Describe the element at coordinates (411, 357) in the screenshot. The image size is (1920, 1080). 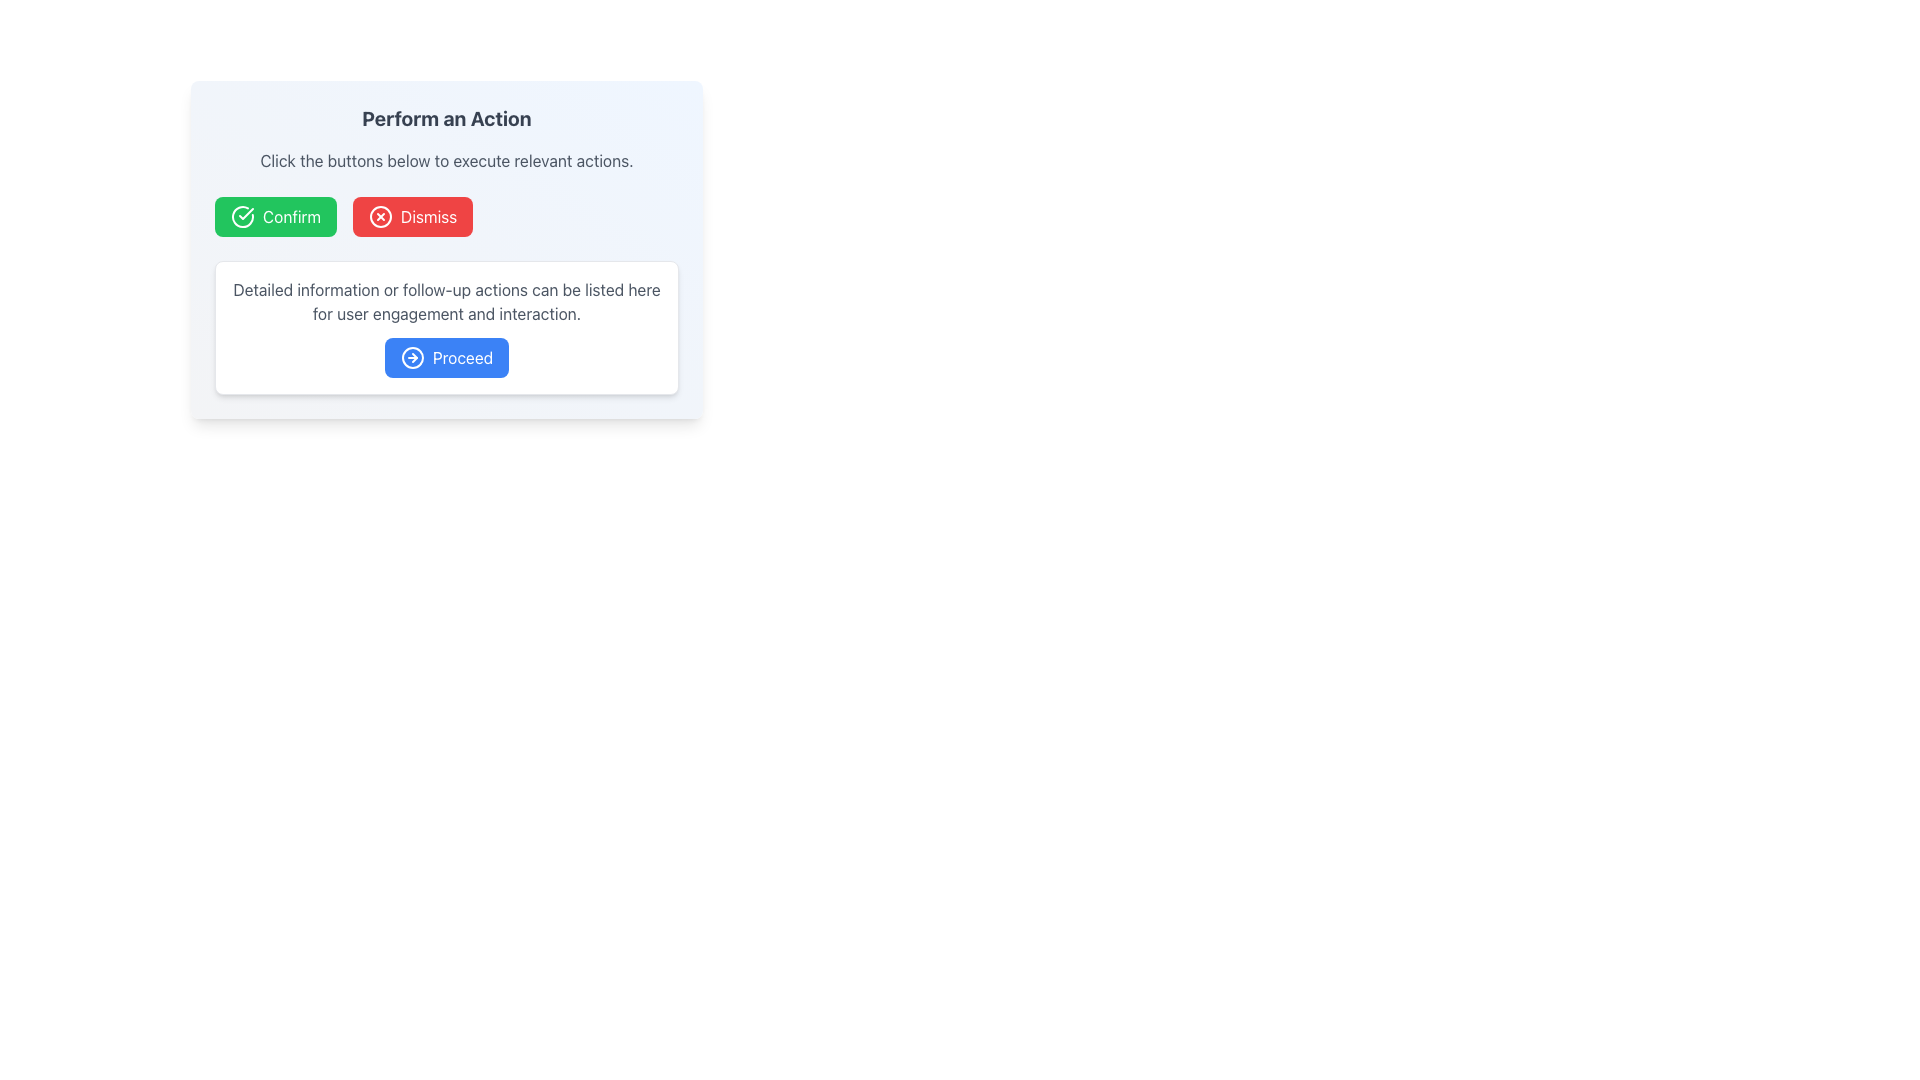
I see `the circle graphic located in the lower-right section of the card-like interface, which is part of a composite icon with an arrow symbol` at that location.